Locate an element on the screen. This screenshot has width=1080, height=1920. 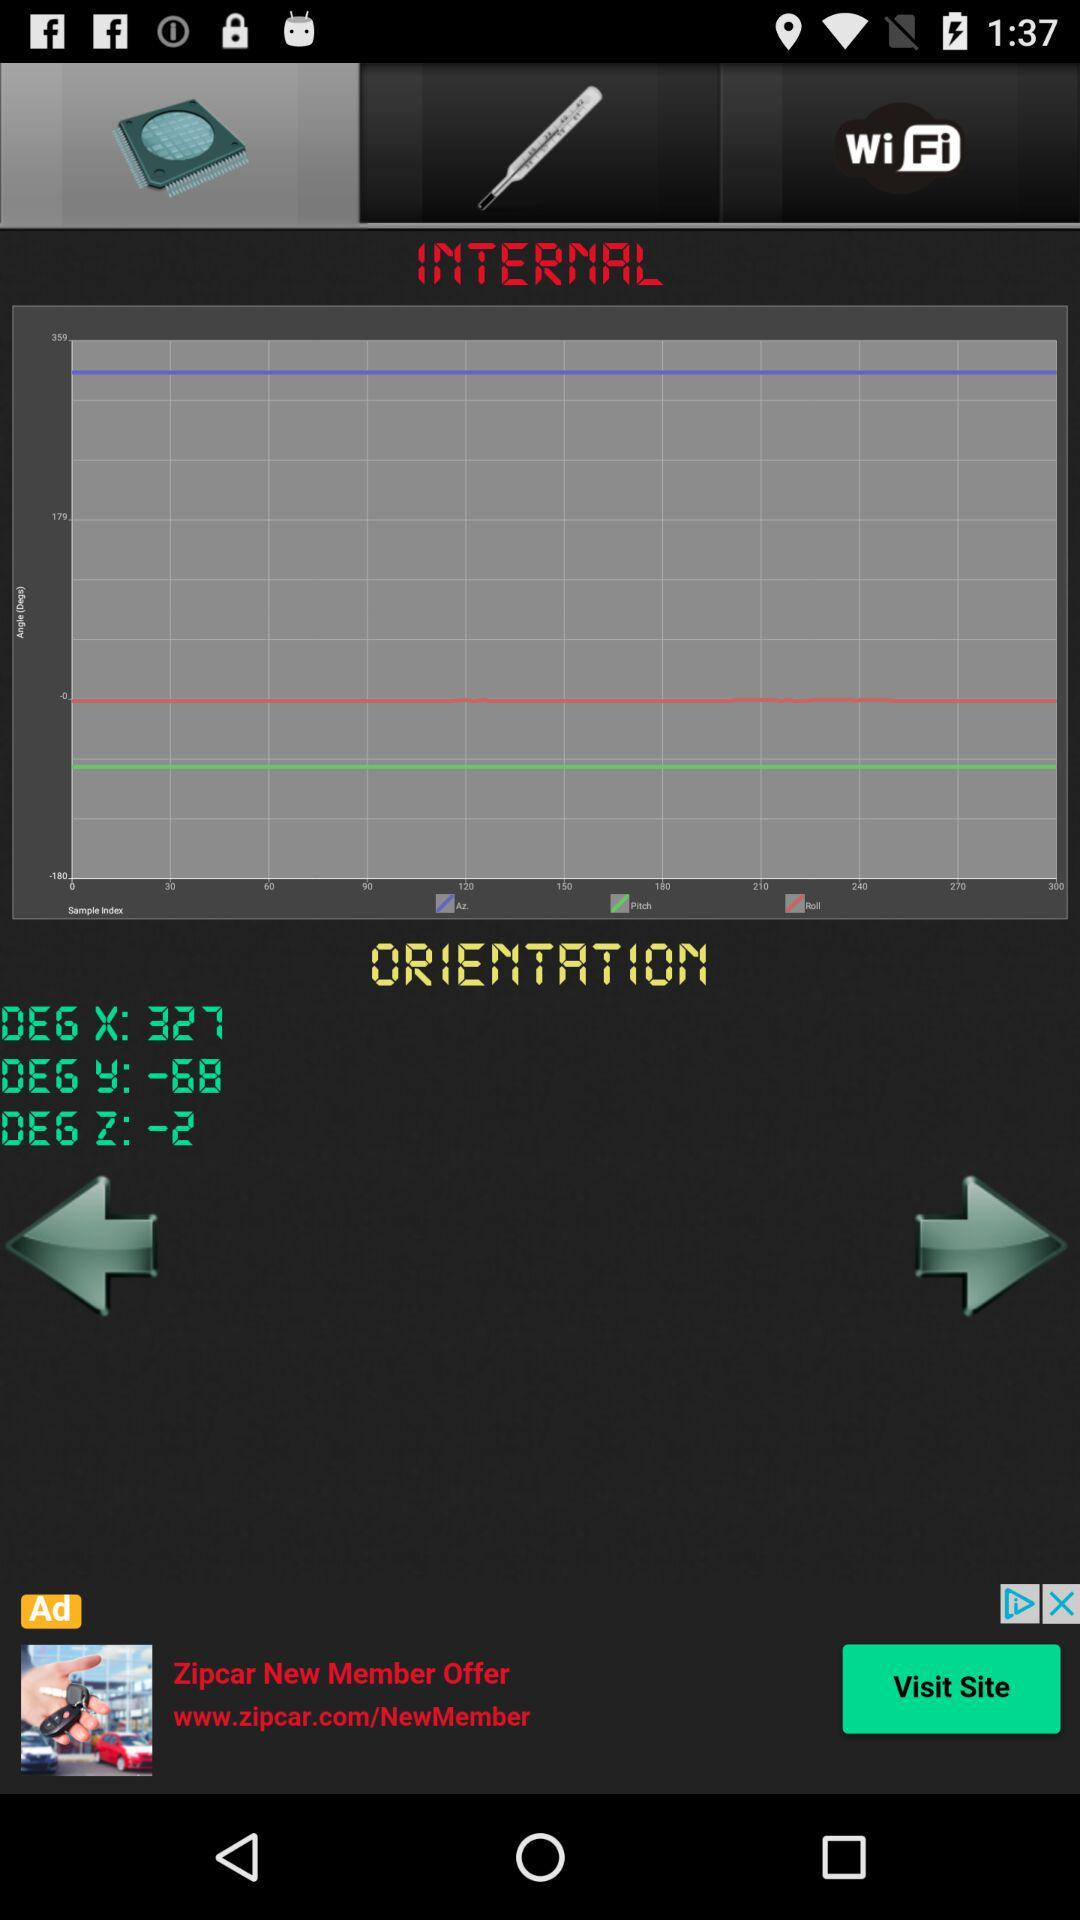
advertisement is located at coordinates (540, 1688).